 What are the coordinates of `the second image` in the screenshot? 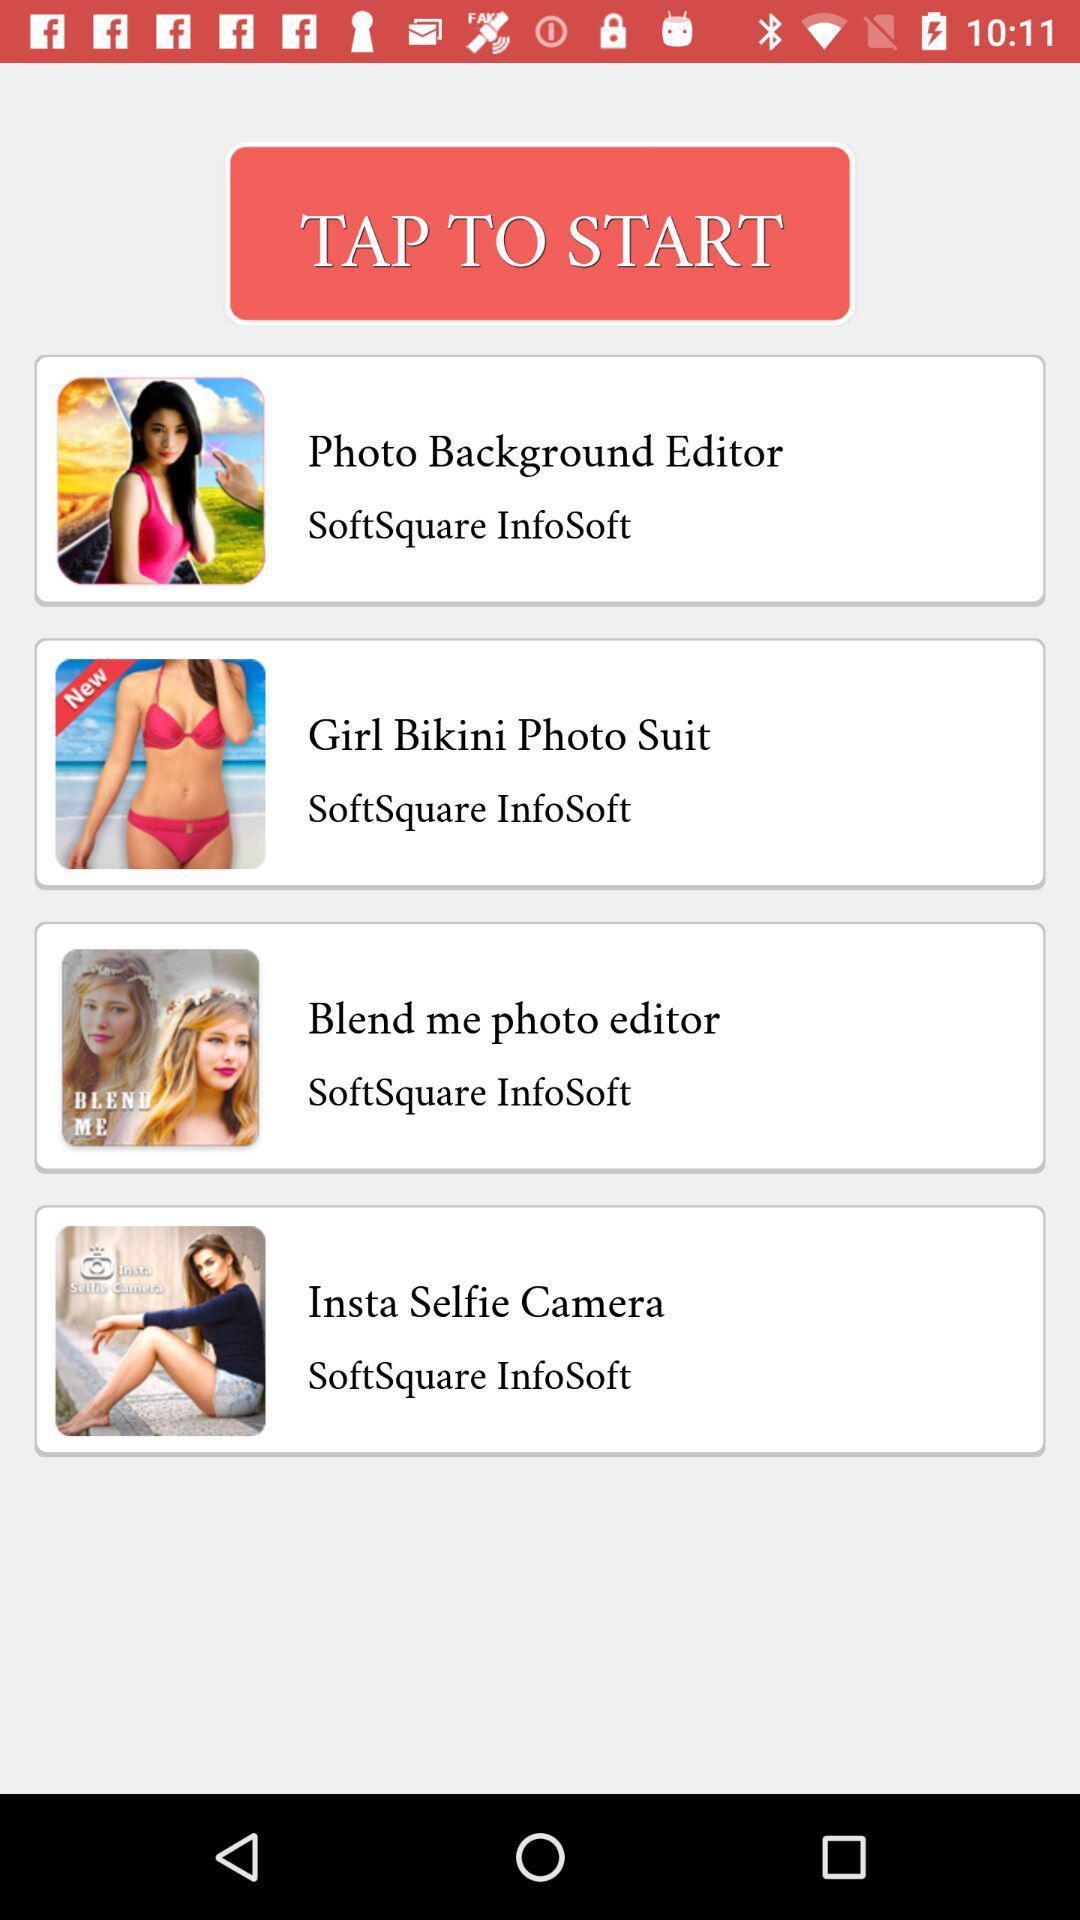 It's located at (160, 762).